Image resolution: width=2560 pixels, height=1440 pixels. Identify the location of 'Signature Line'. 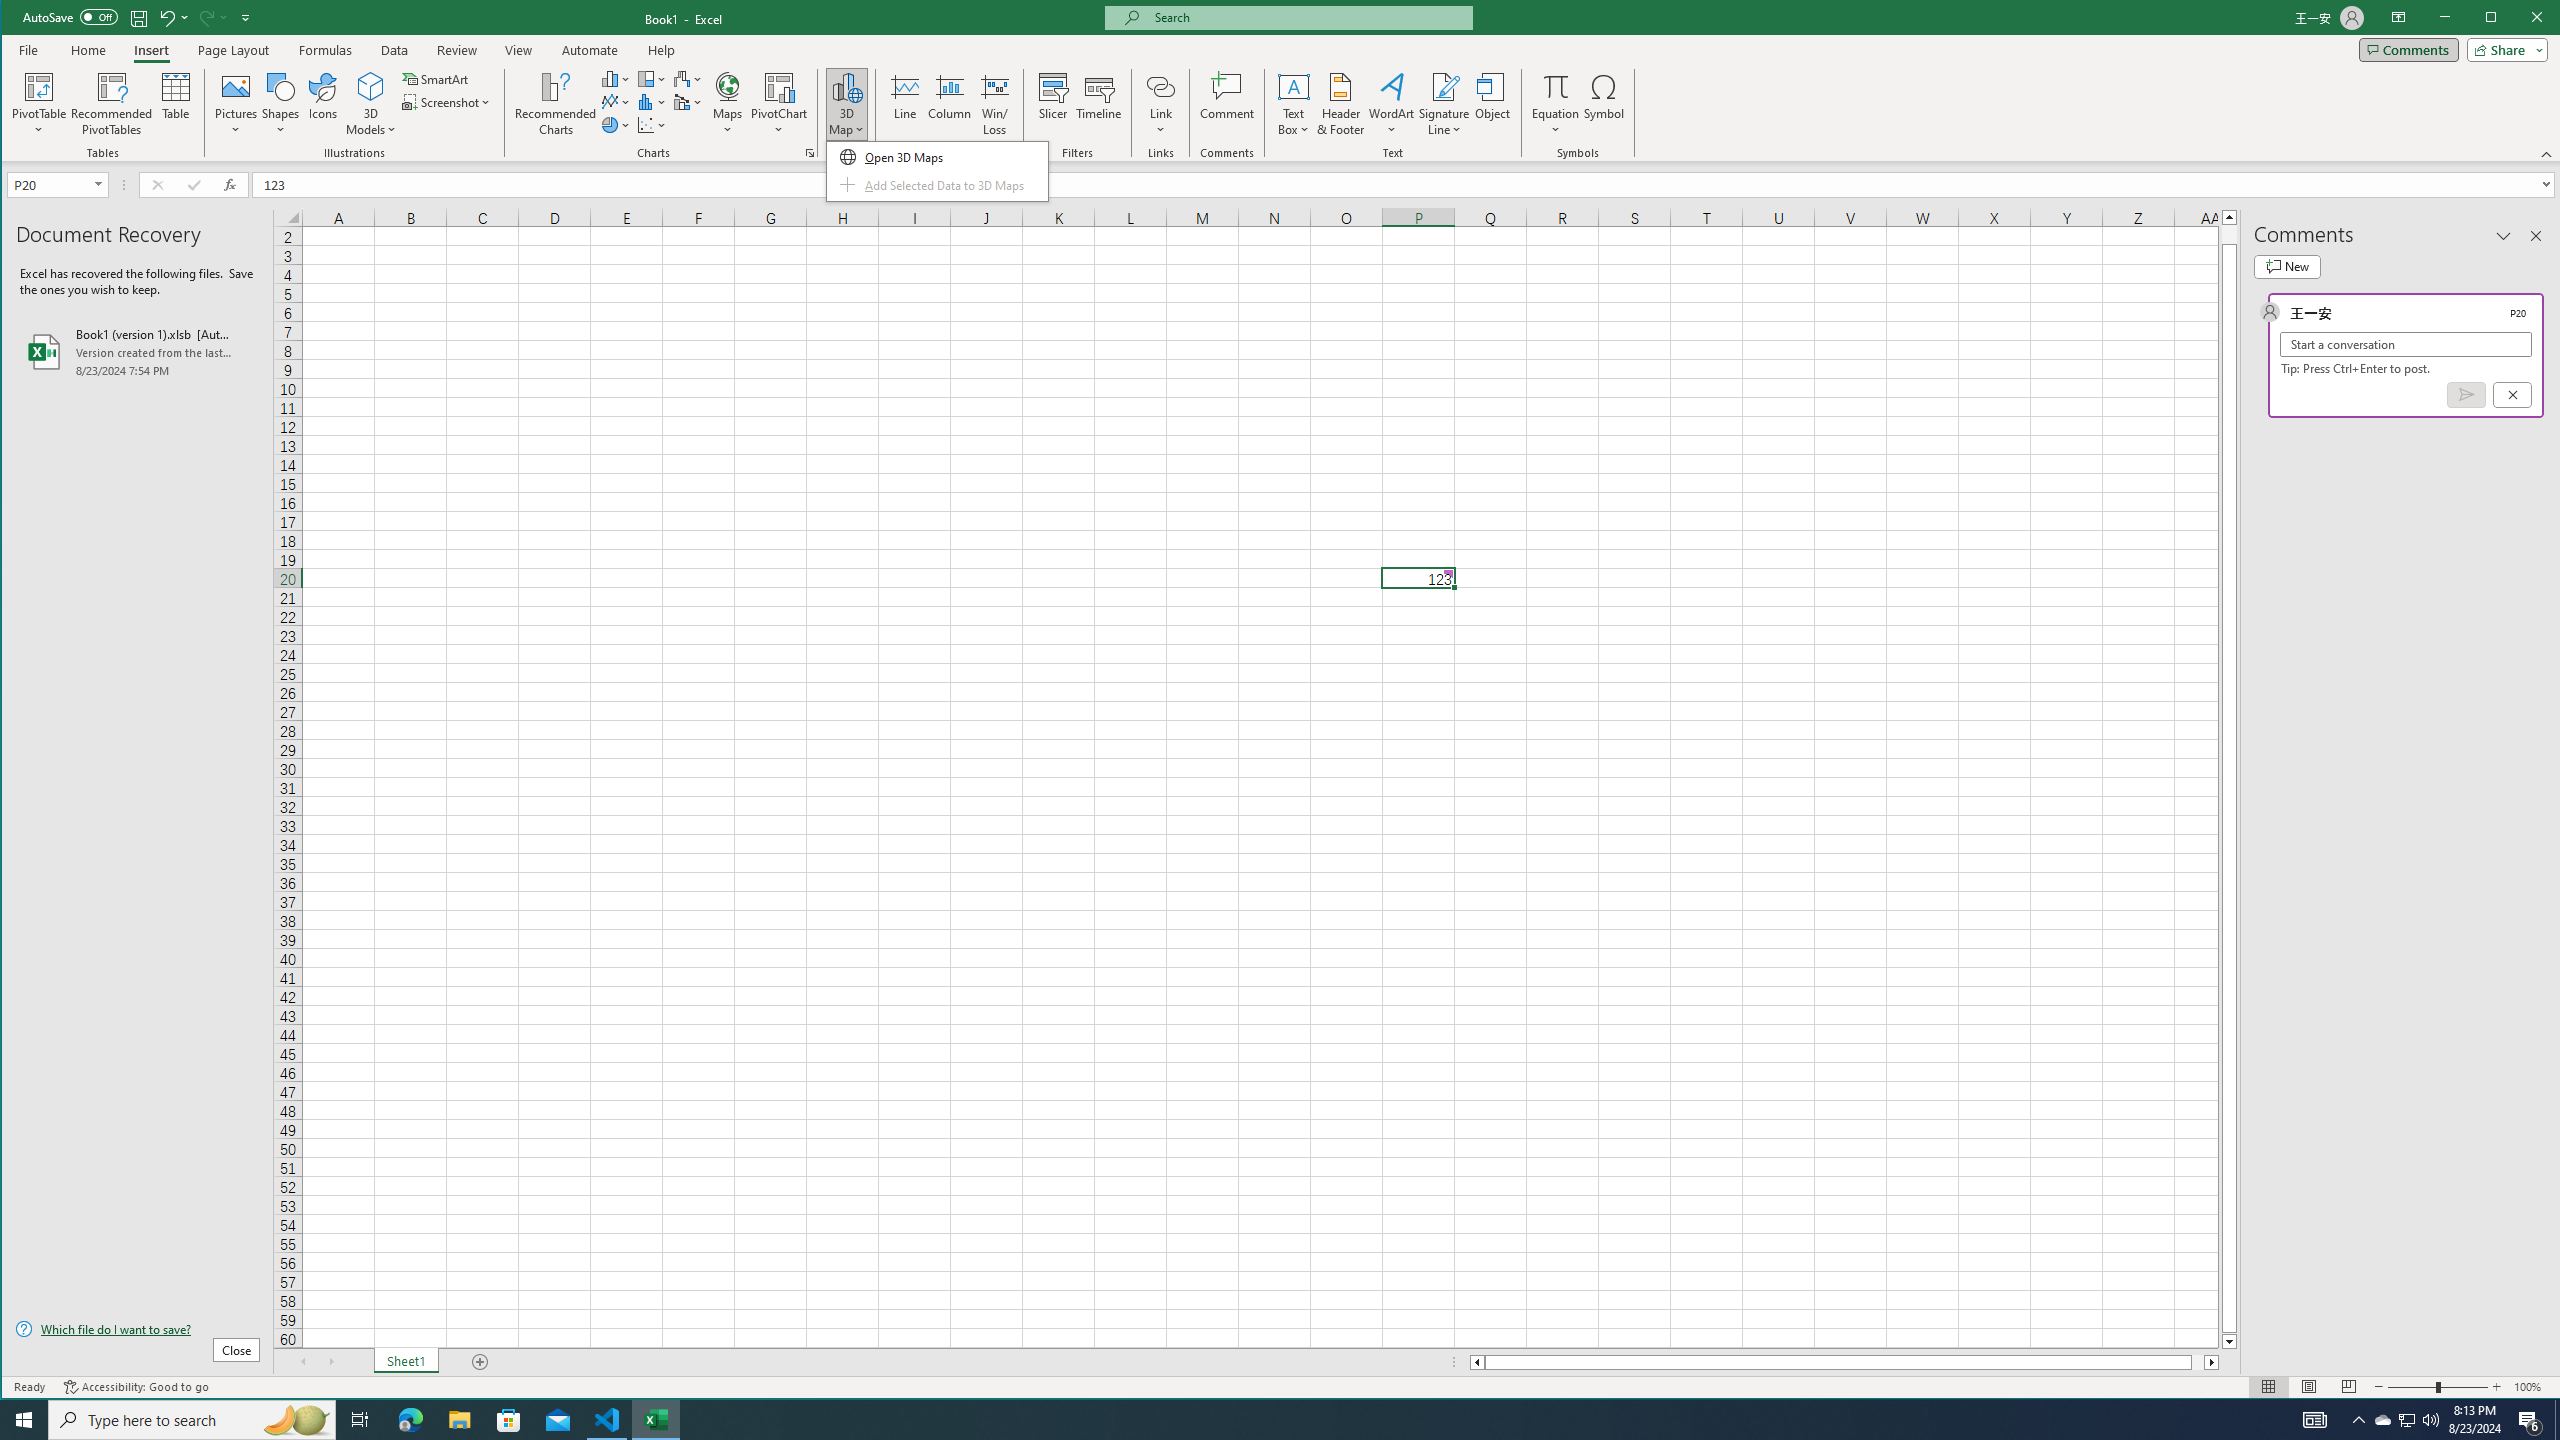
(1444, 103).